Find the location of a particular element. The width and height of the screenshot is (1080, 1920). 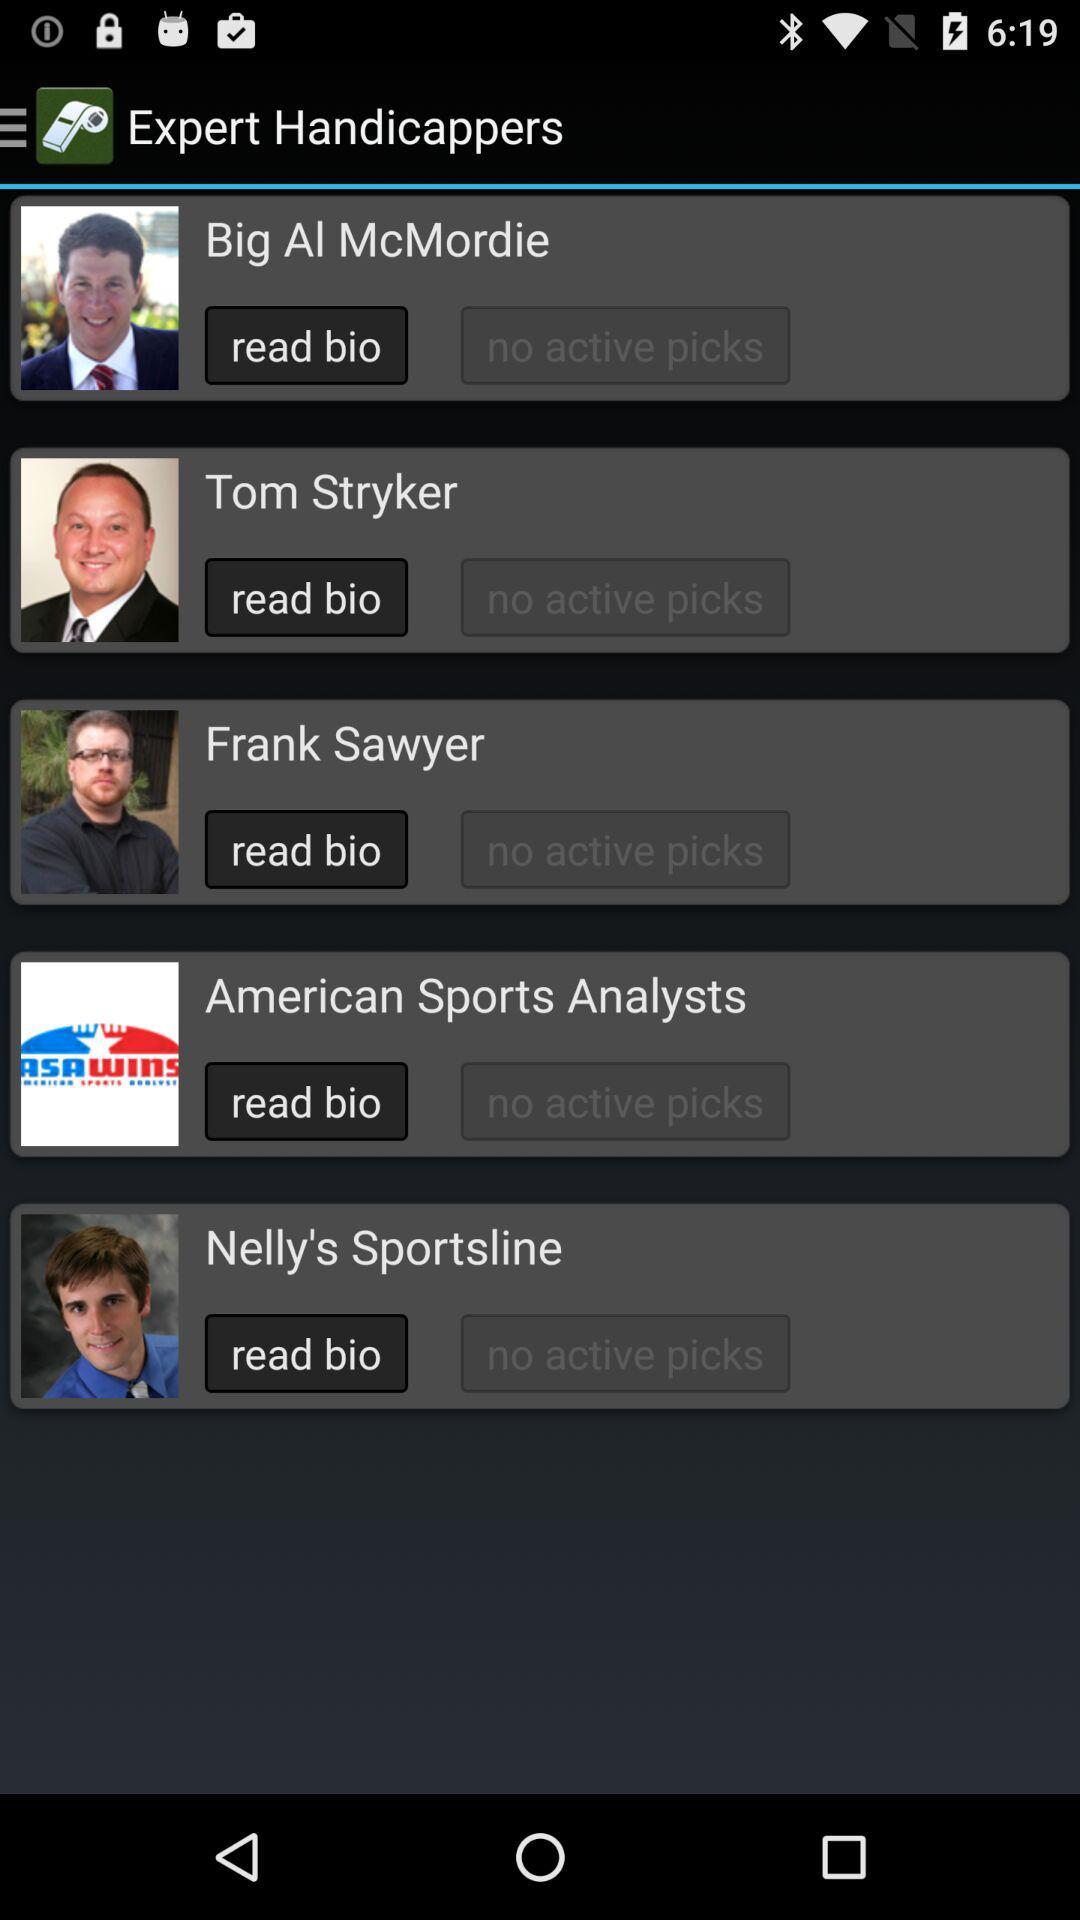

big al mcmordie app is located at coordinates (377, 238).